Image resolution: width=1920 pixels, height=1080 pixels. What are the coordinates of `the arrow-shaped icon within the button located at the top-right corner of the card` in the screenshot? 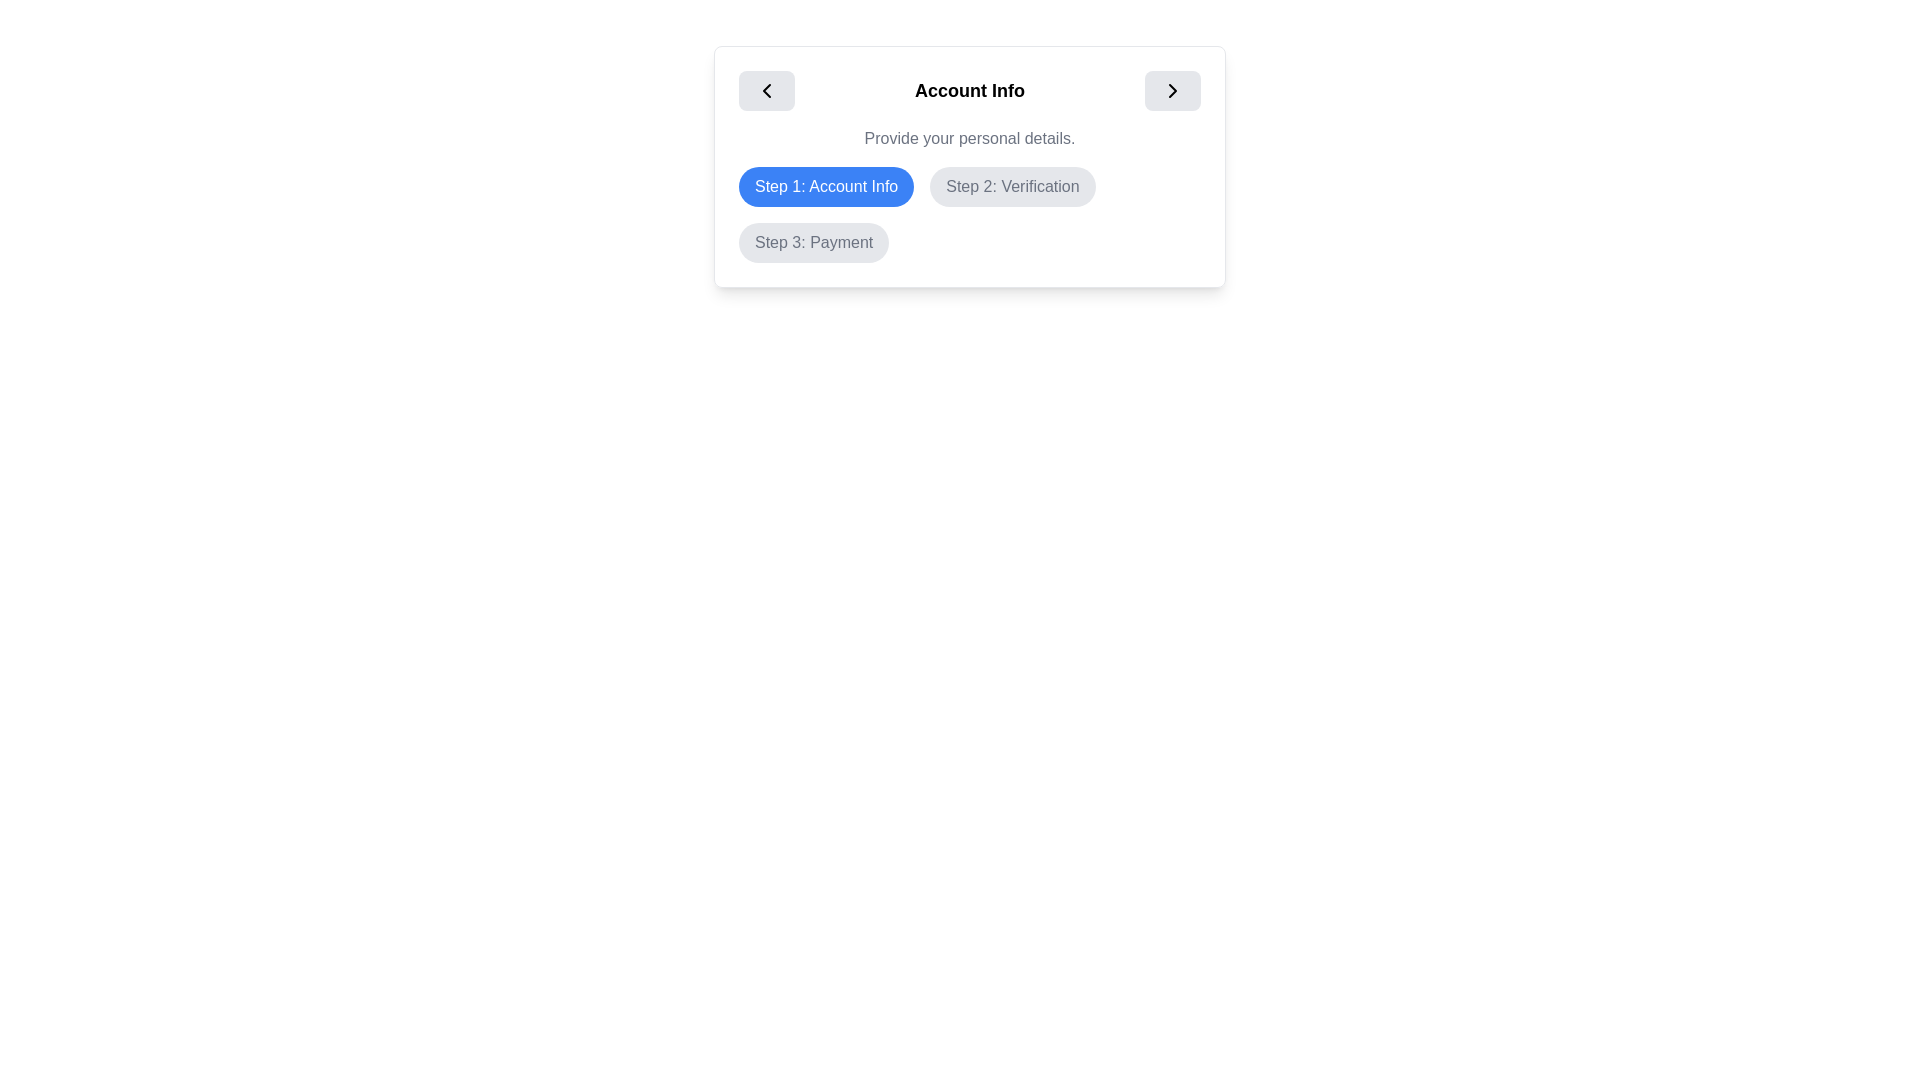 It's located at (1172, 91).